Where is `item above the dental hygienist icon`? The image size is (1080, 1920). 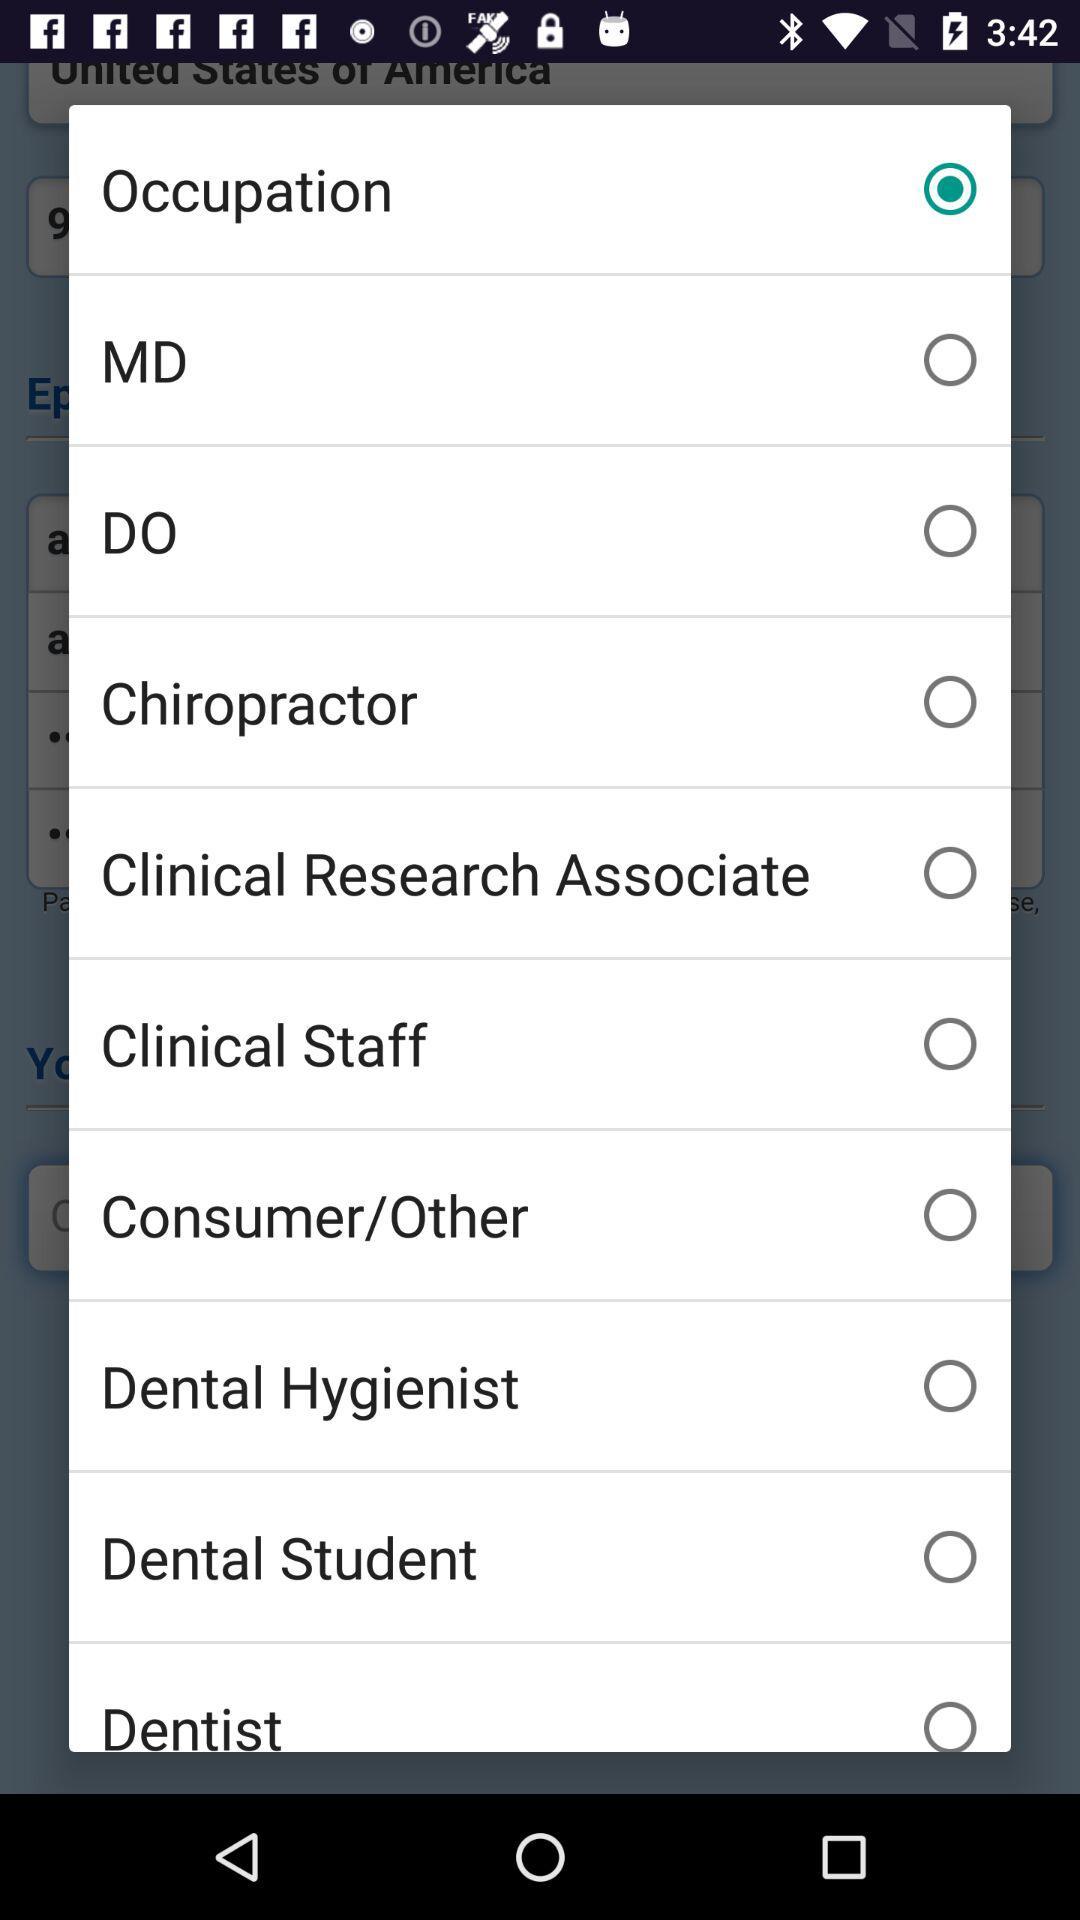 item above the dental hygienist icon is located at coordinates (540, 1213).